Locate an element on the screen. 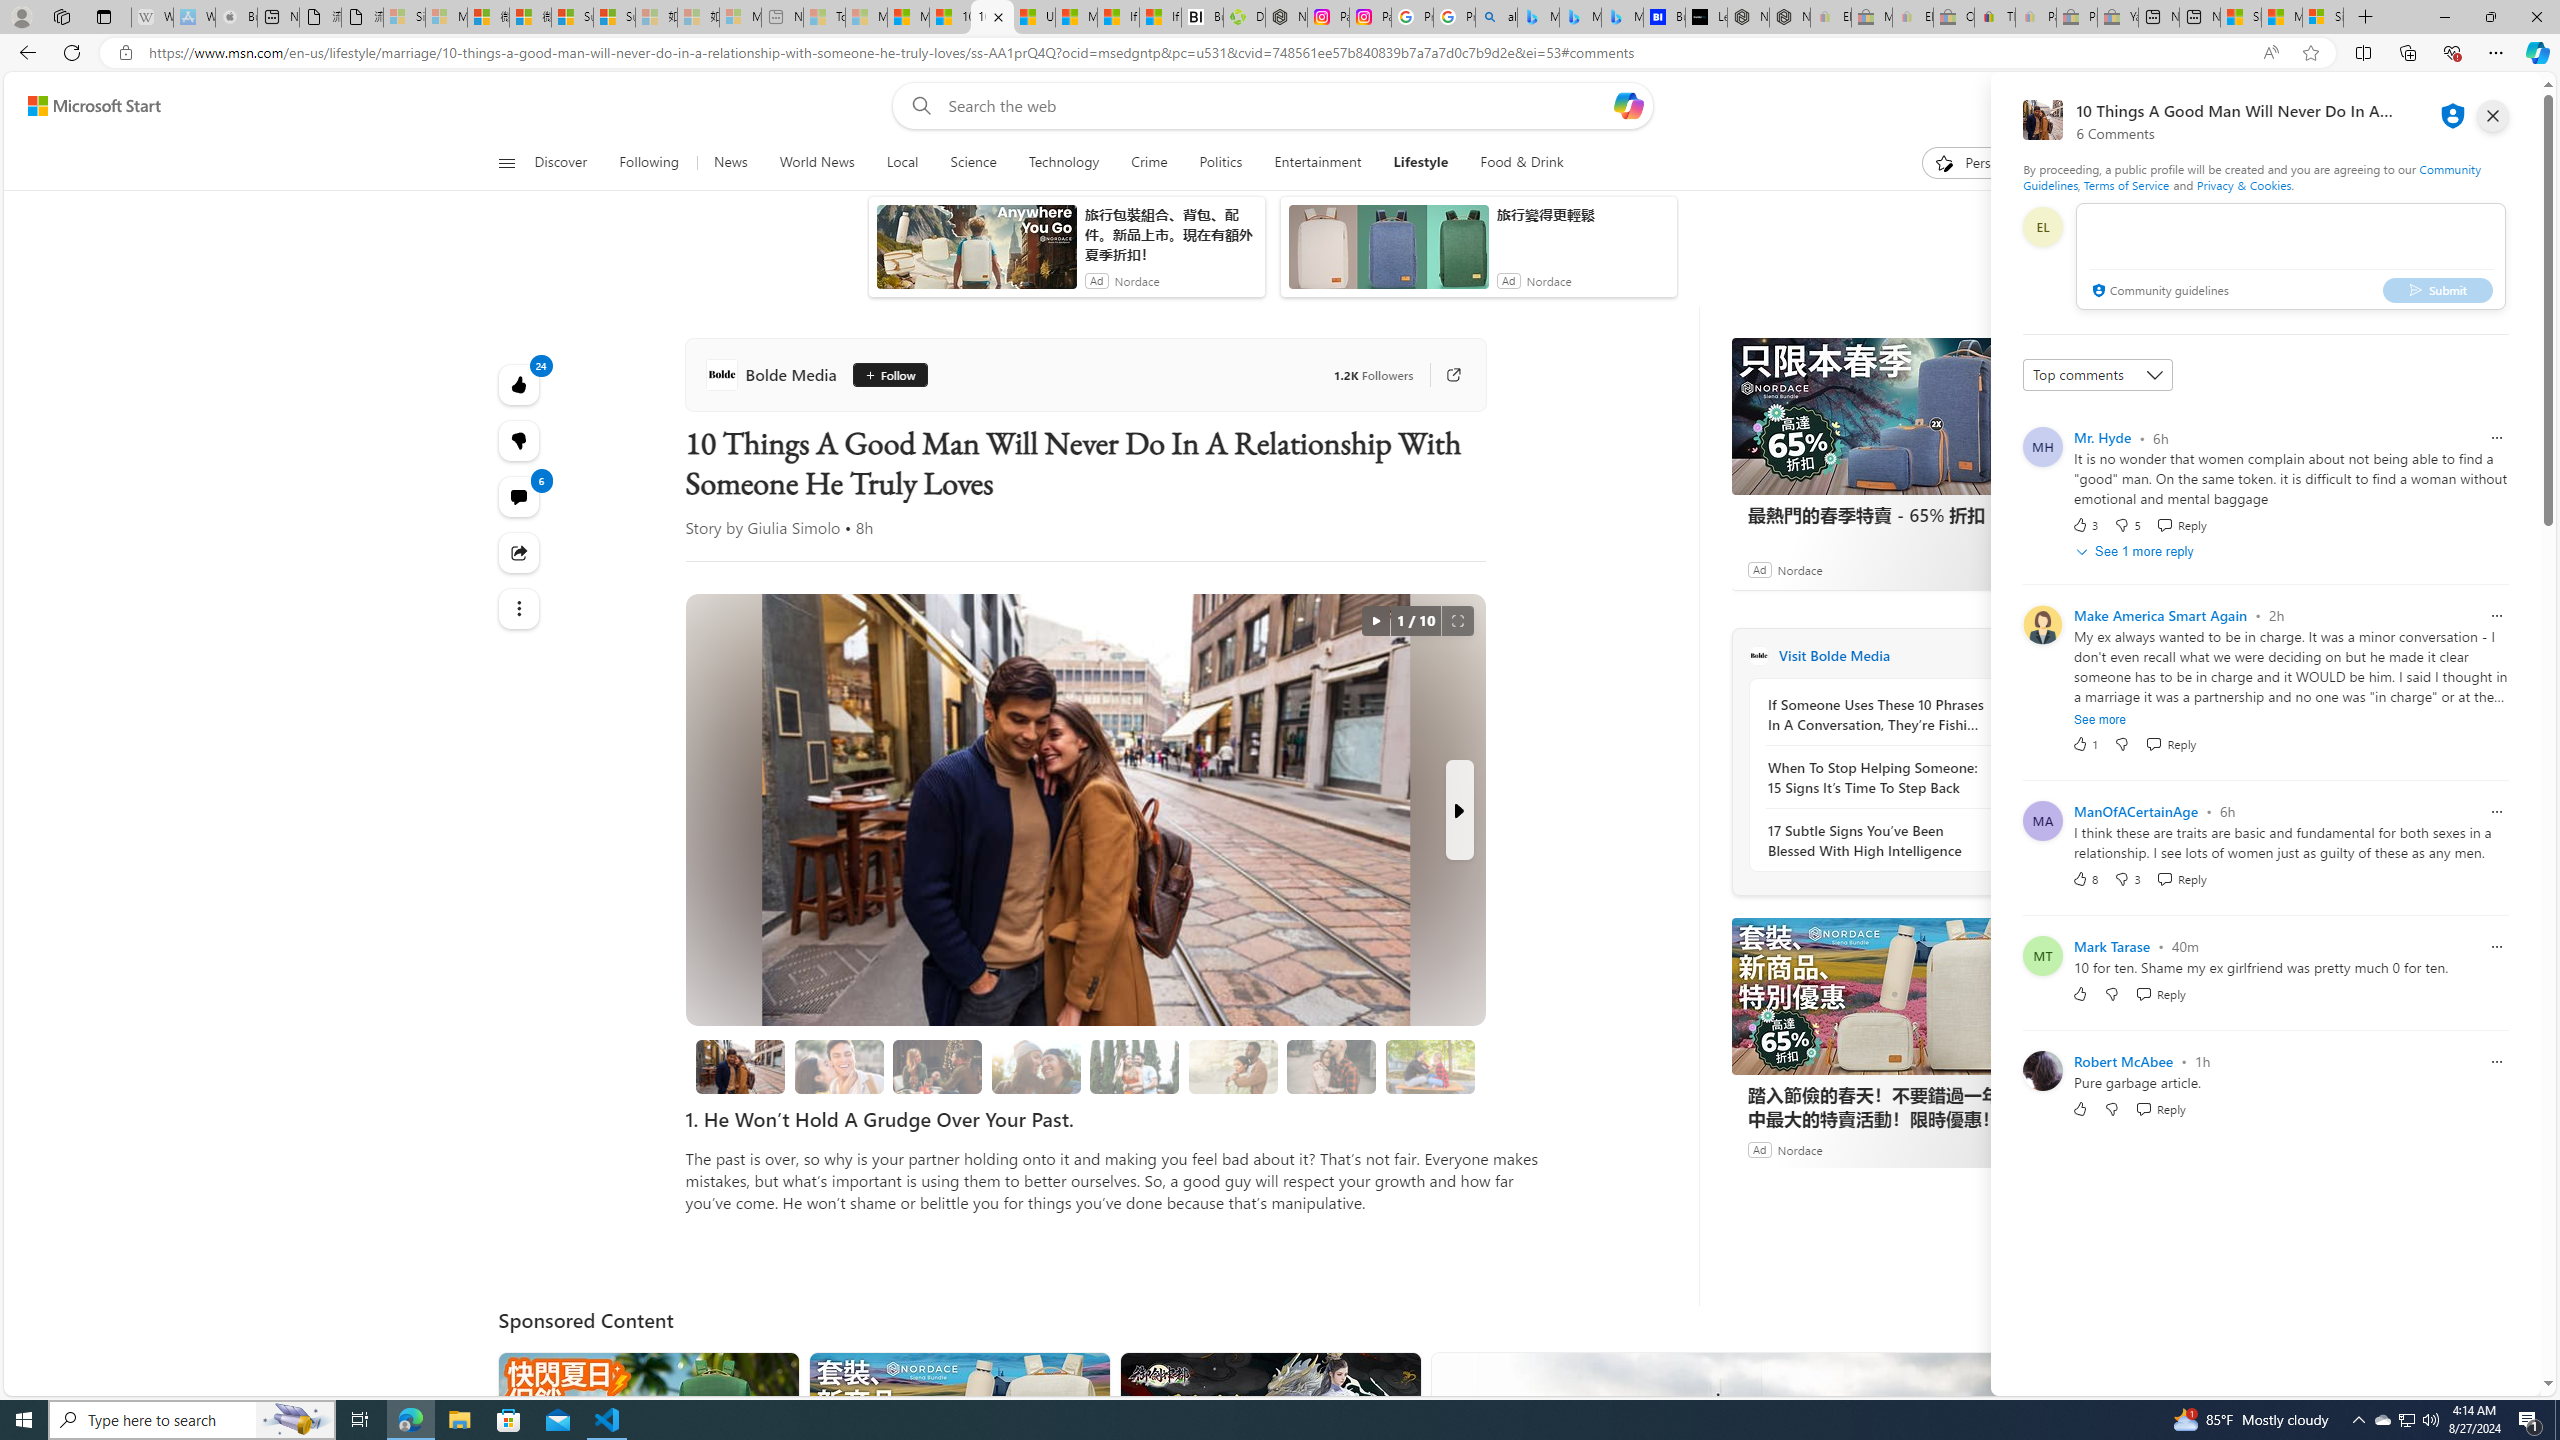 Image resolution: width=2560 pixels, height=1440 pixels. 'See 1 more reply' is located at coordinates (2136, 551).